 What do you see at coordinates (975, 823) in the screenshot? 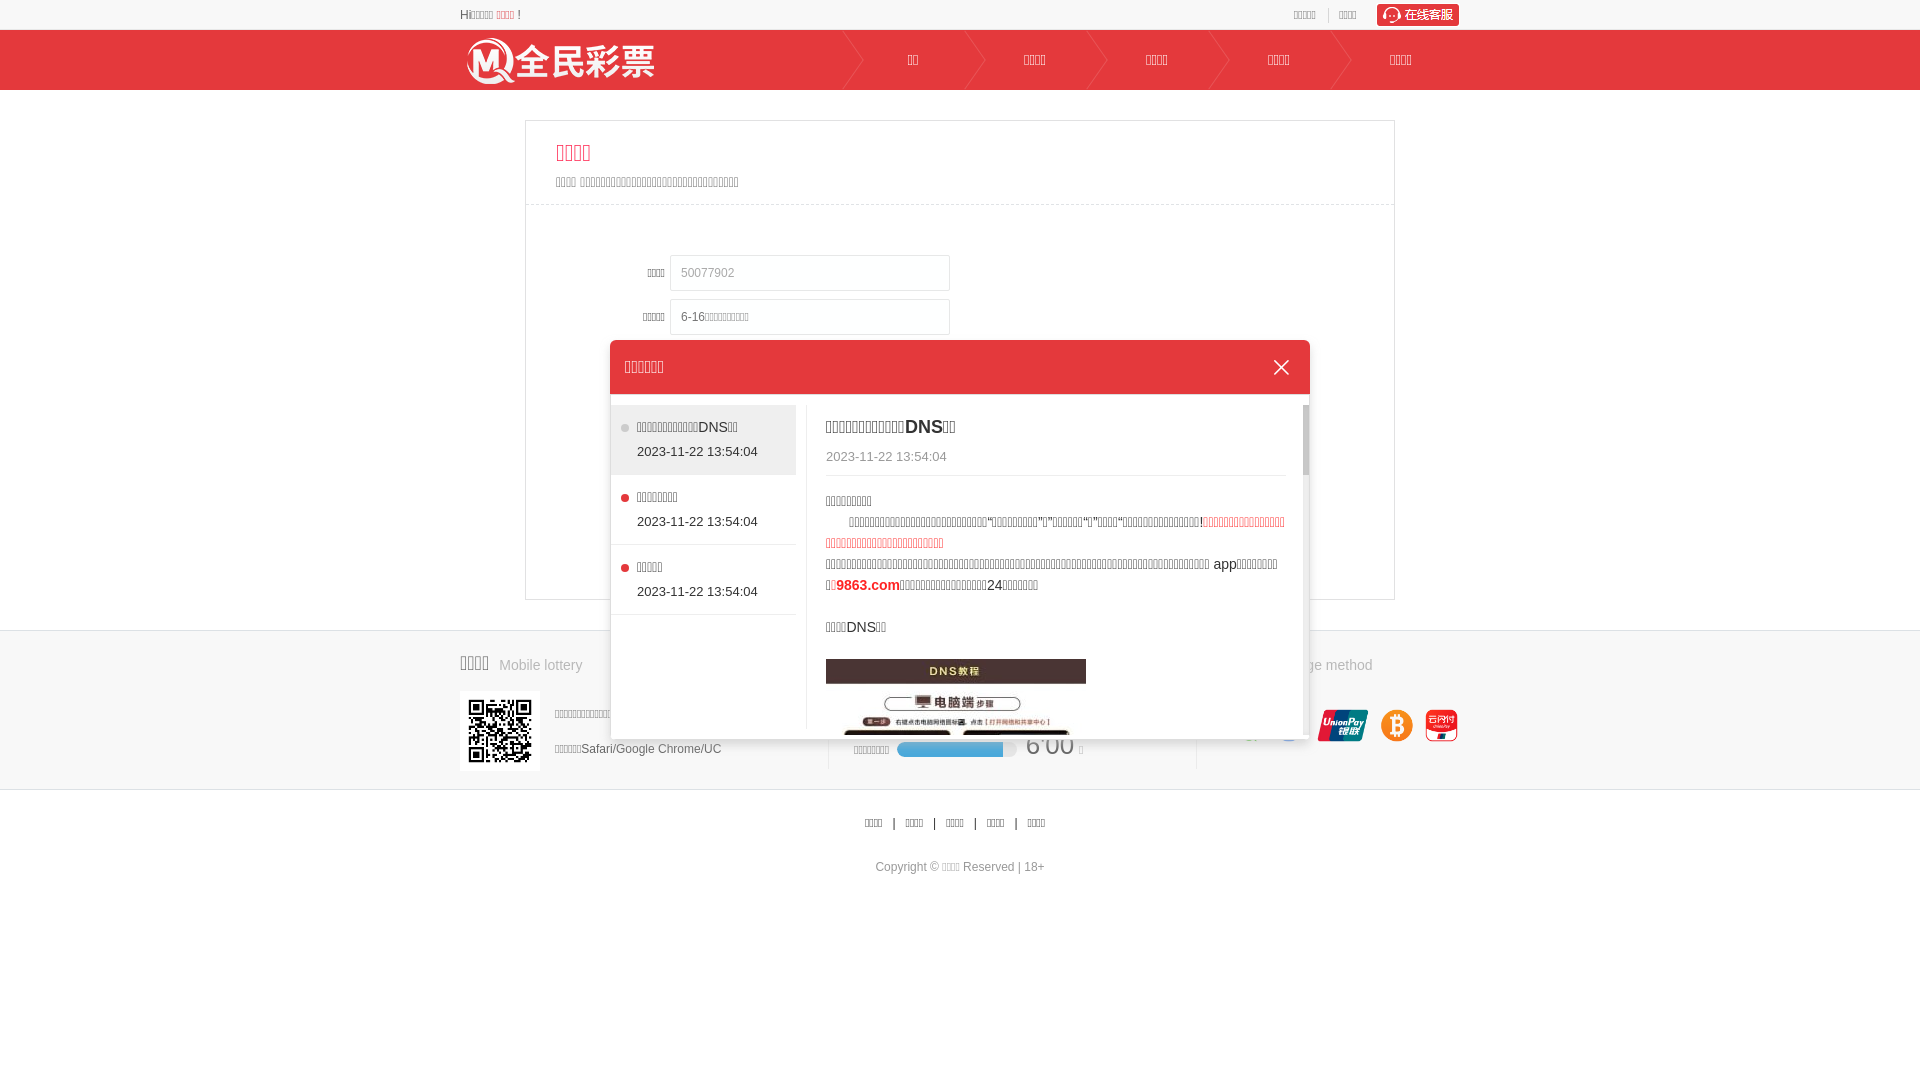
I see `'|'` at bounding box center [975, 823].